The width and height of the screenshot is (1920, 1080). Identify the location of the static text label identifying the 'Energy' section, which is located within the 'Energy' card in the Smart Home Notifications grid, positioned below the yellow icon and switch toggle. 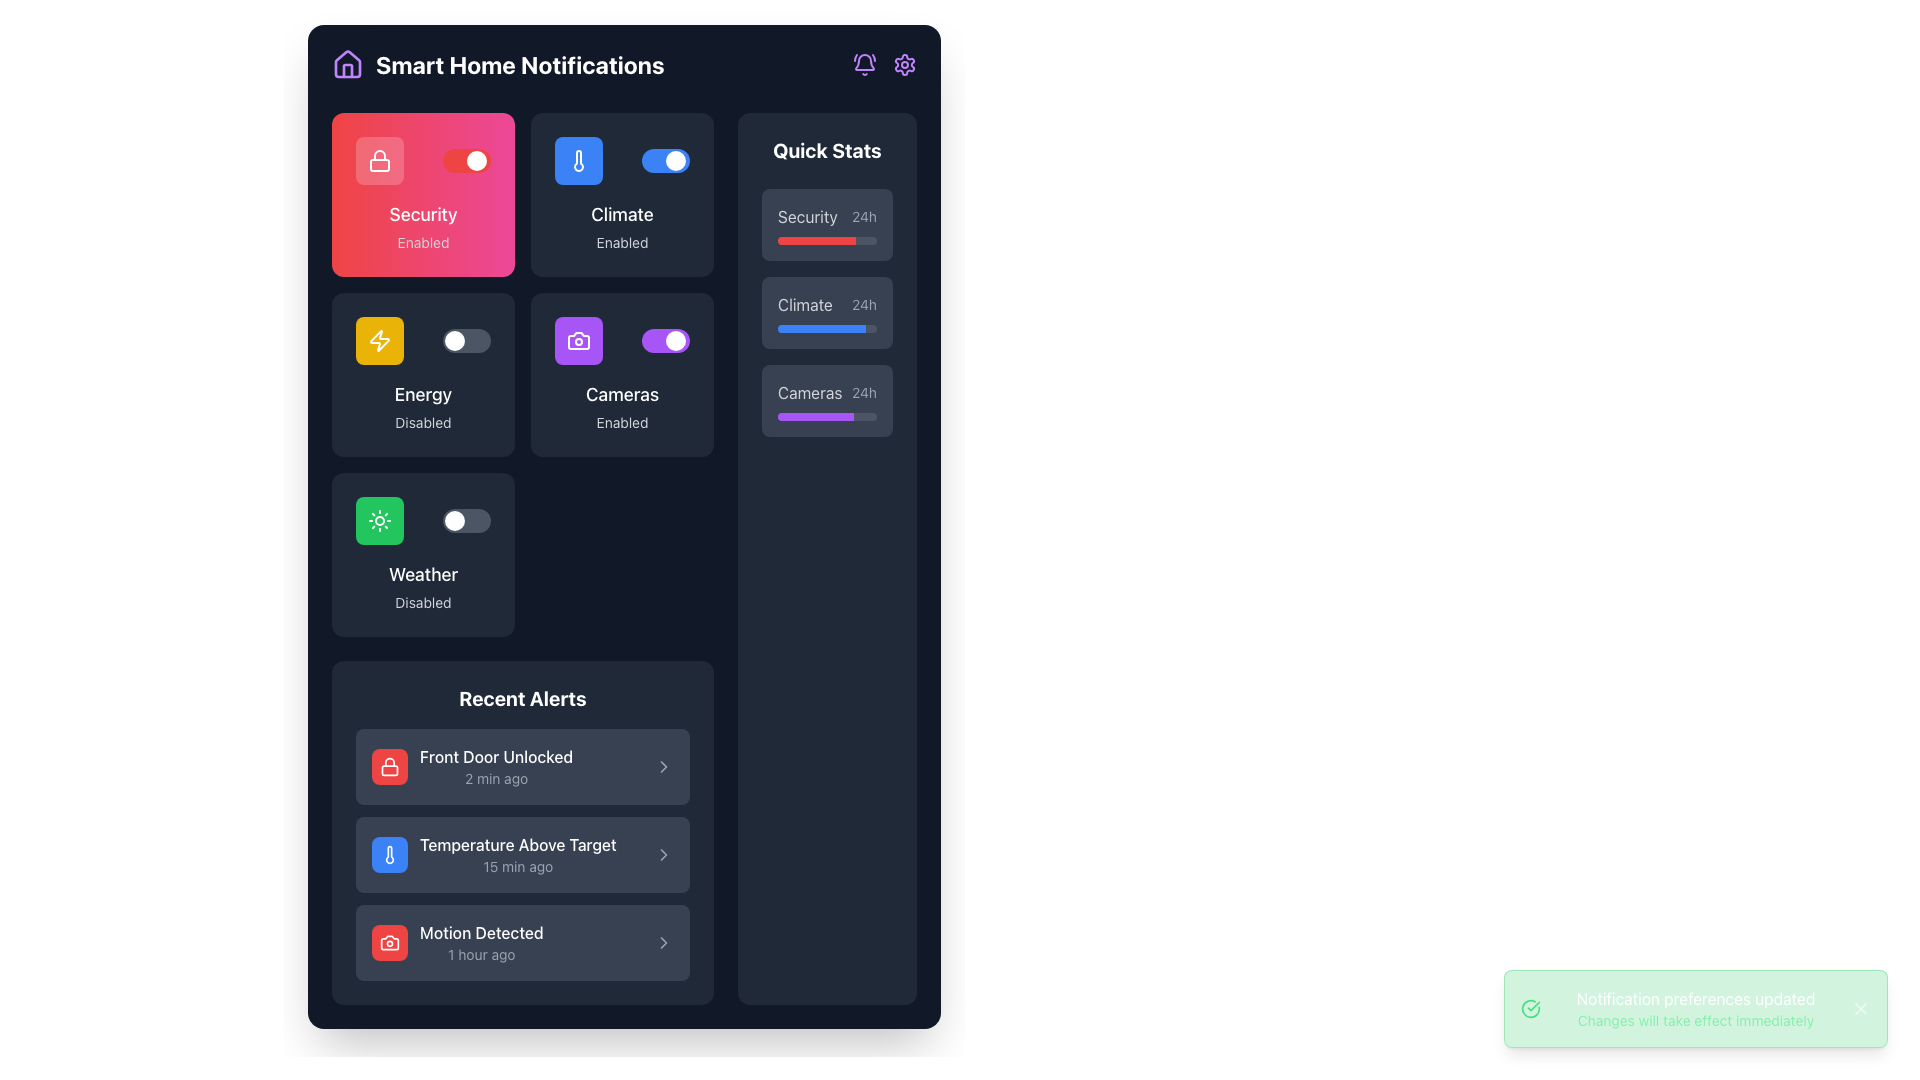
(422, 394).